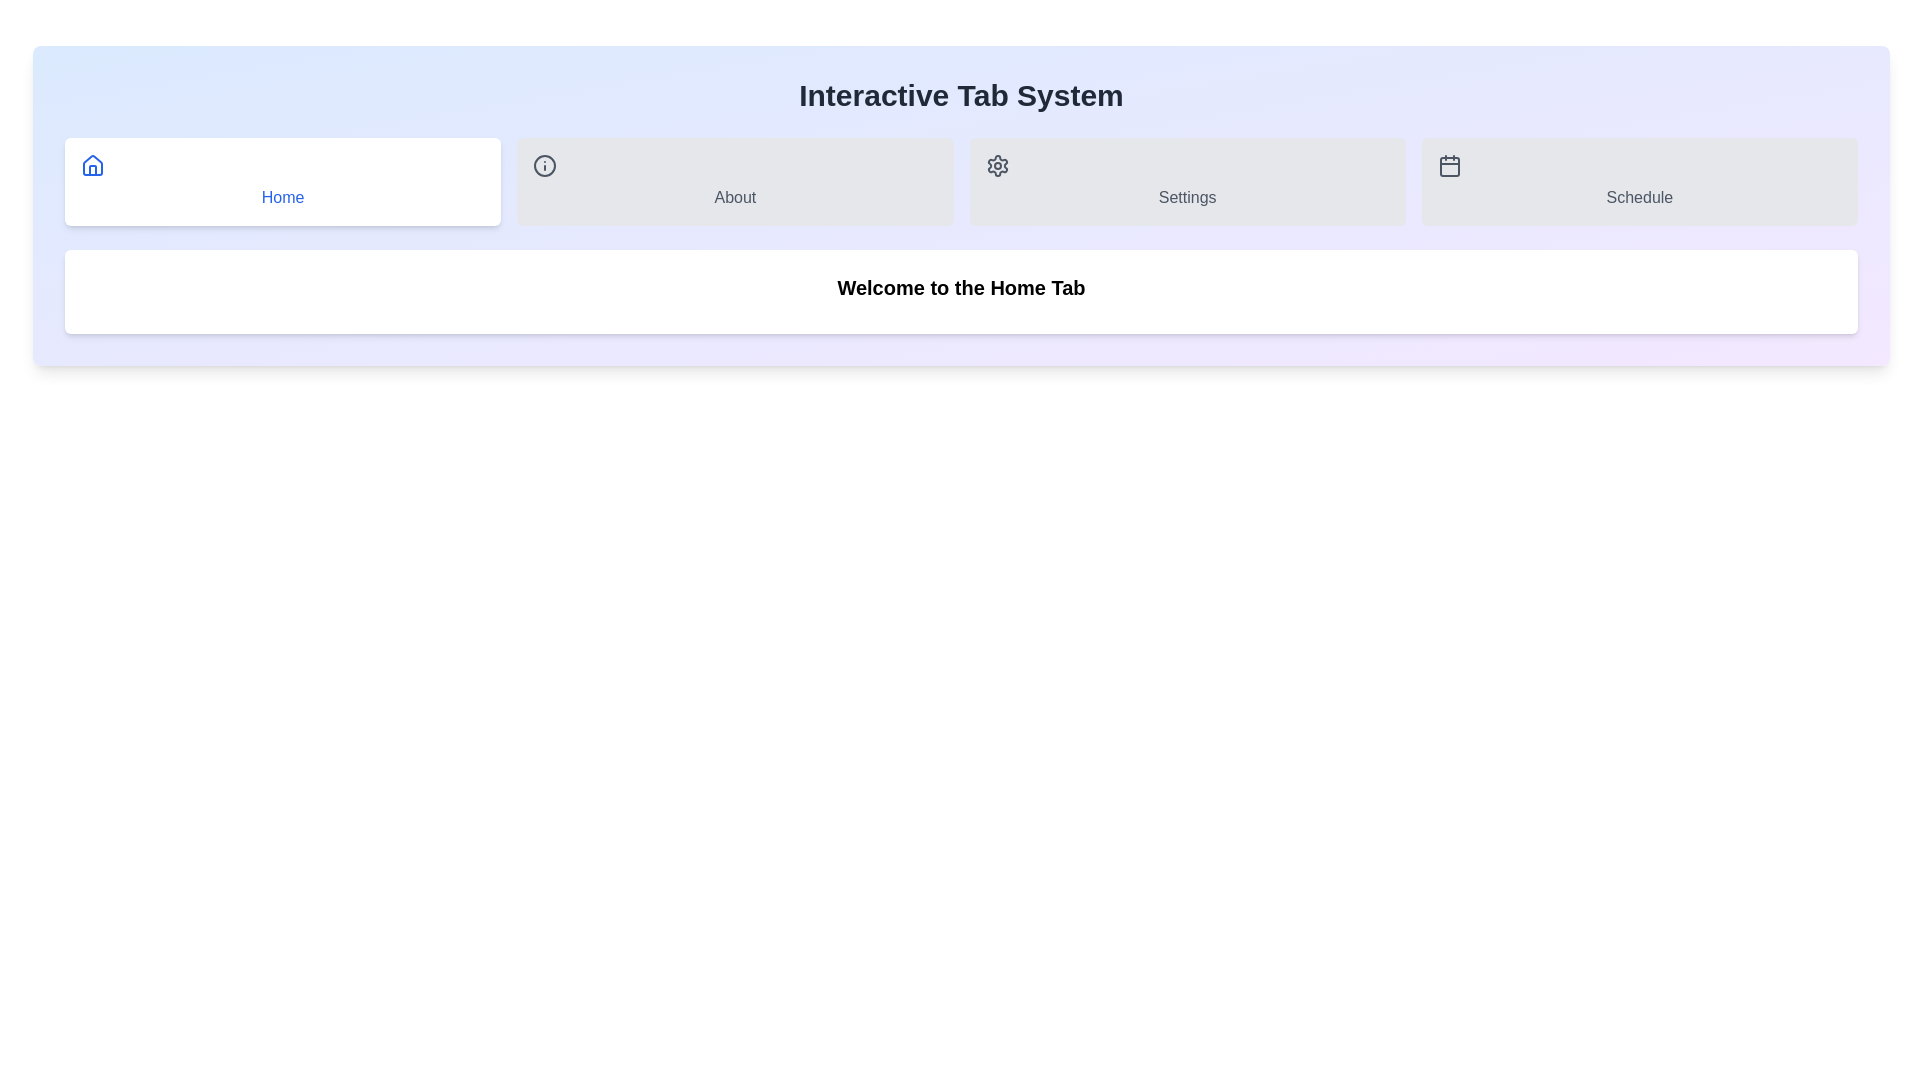 The width and height of the screenshot is (1920, 1080). Describe the element at coordinates (733, 181) in the screenshot. I see `the About tab by clicking its respective button` at that location.